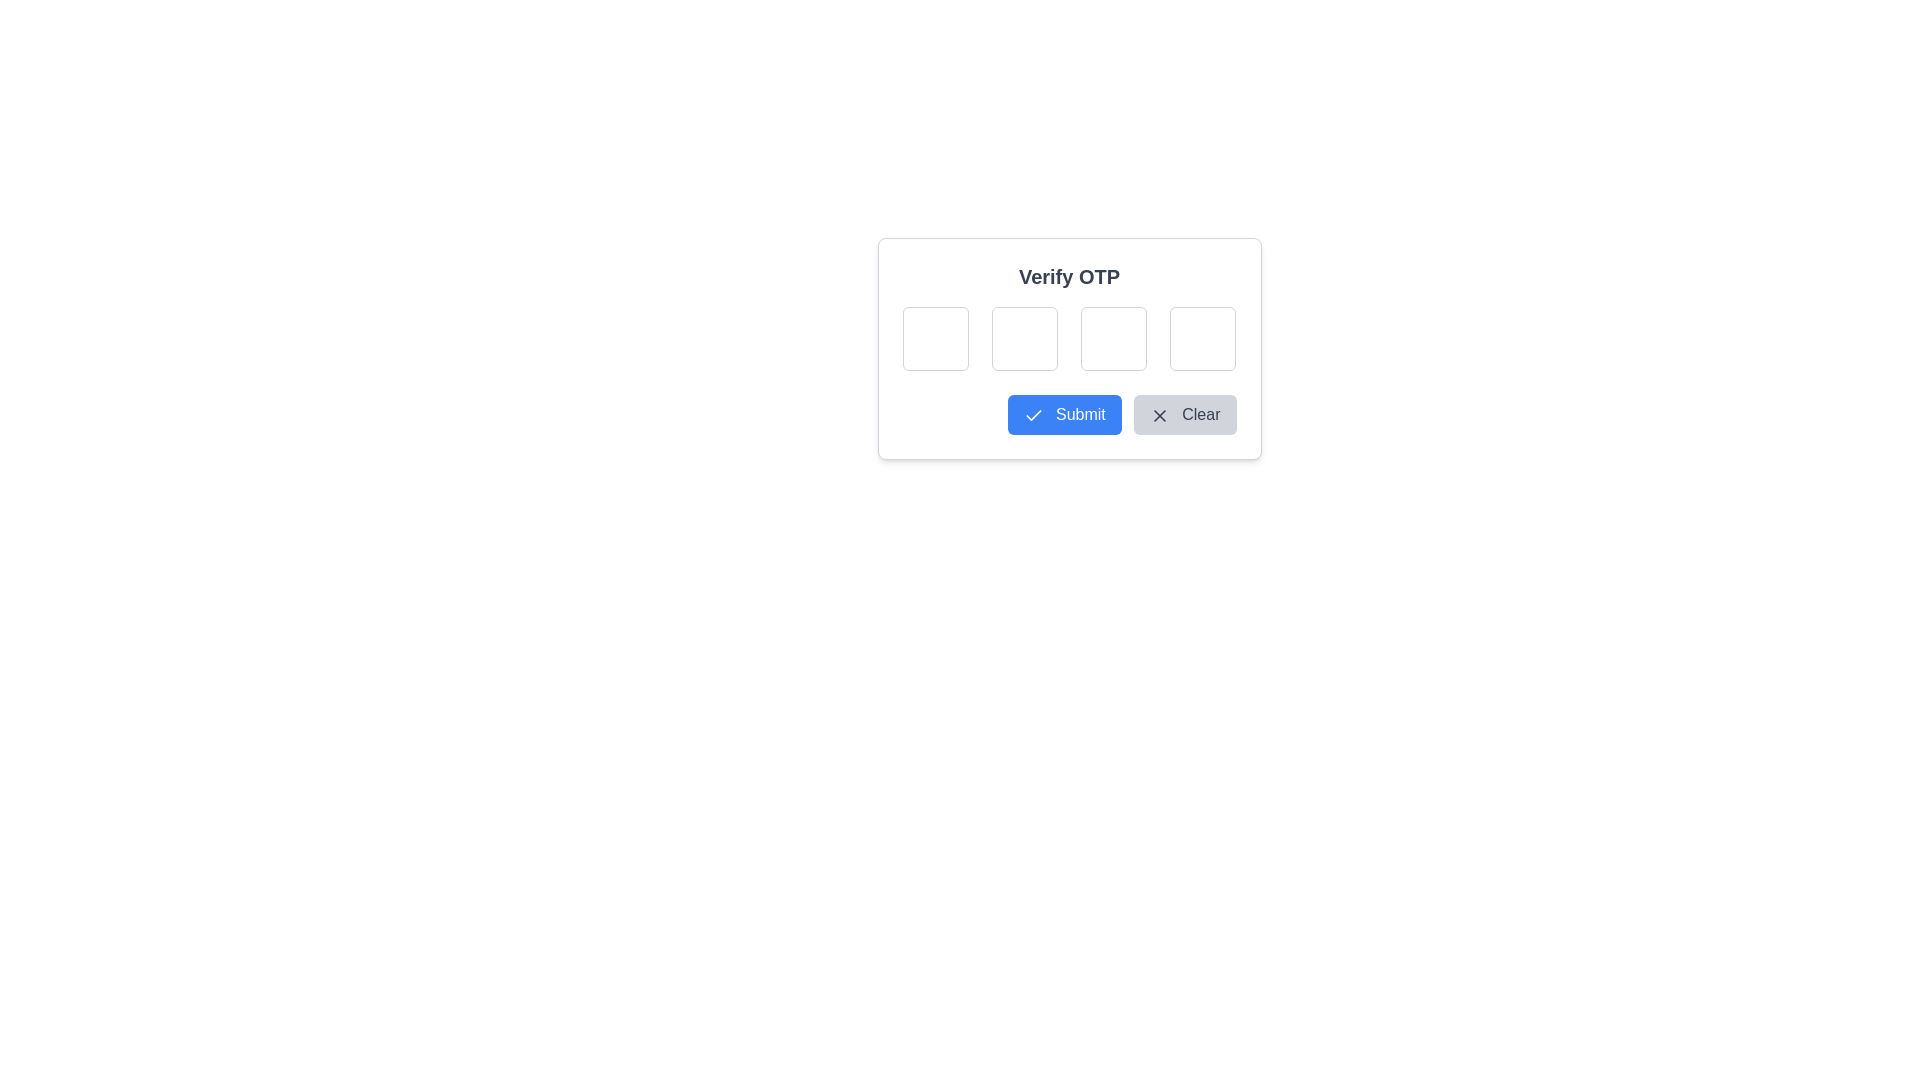 This screenshot has width=1920, height=1080. Describe the element at coordinates (1185, 414) in the screenshot. I see `the second button from the right in the modal dialog that is labeled to clear or reset input fields, located to the right of the 'Submit' button` at that location.